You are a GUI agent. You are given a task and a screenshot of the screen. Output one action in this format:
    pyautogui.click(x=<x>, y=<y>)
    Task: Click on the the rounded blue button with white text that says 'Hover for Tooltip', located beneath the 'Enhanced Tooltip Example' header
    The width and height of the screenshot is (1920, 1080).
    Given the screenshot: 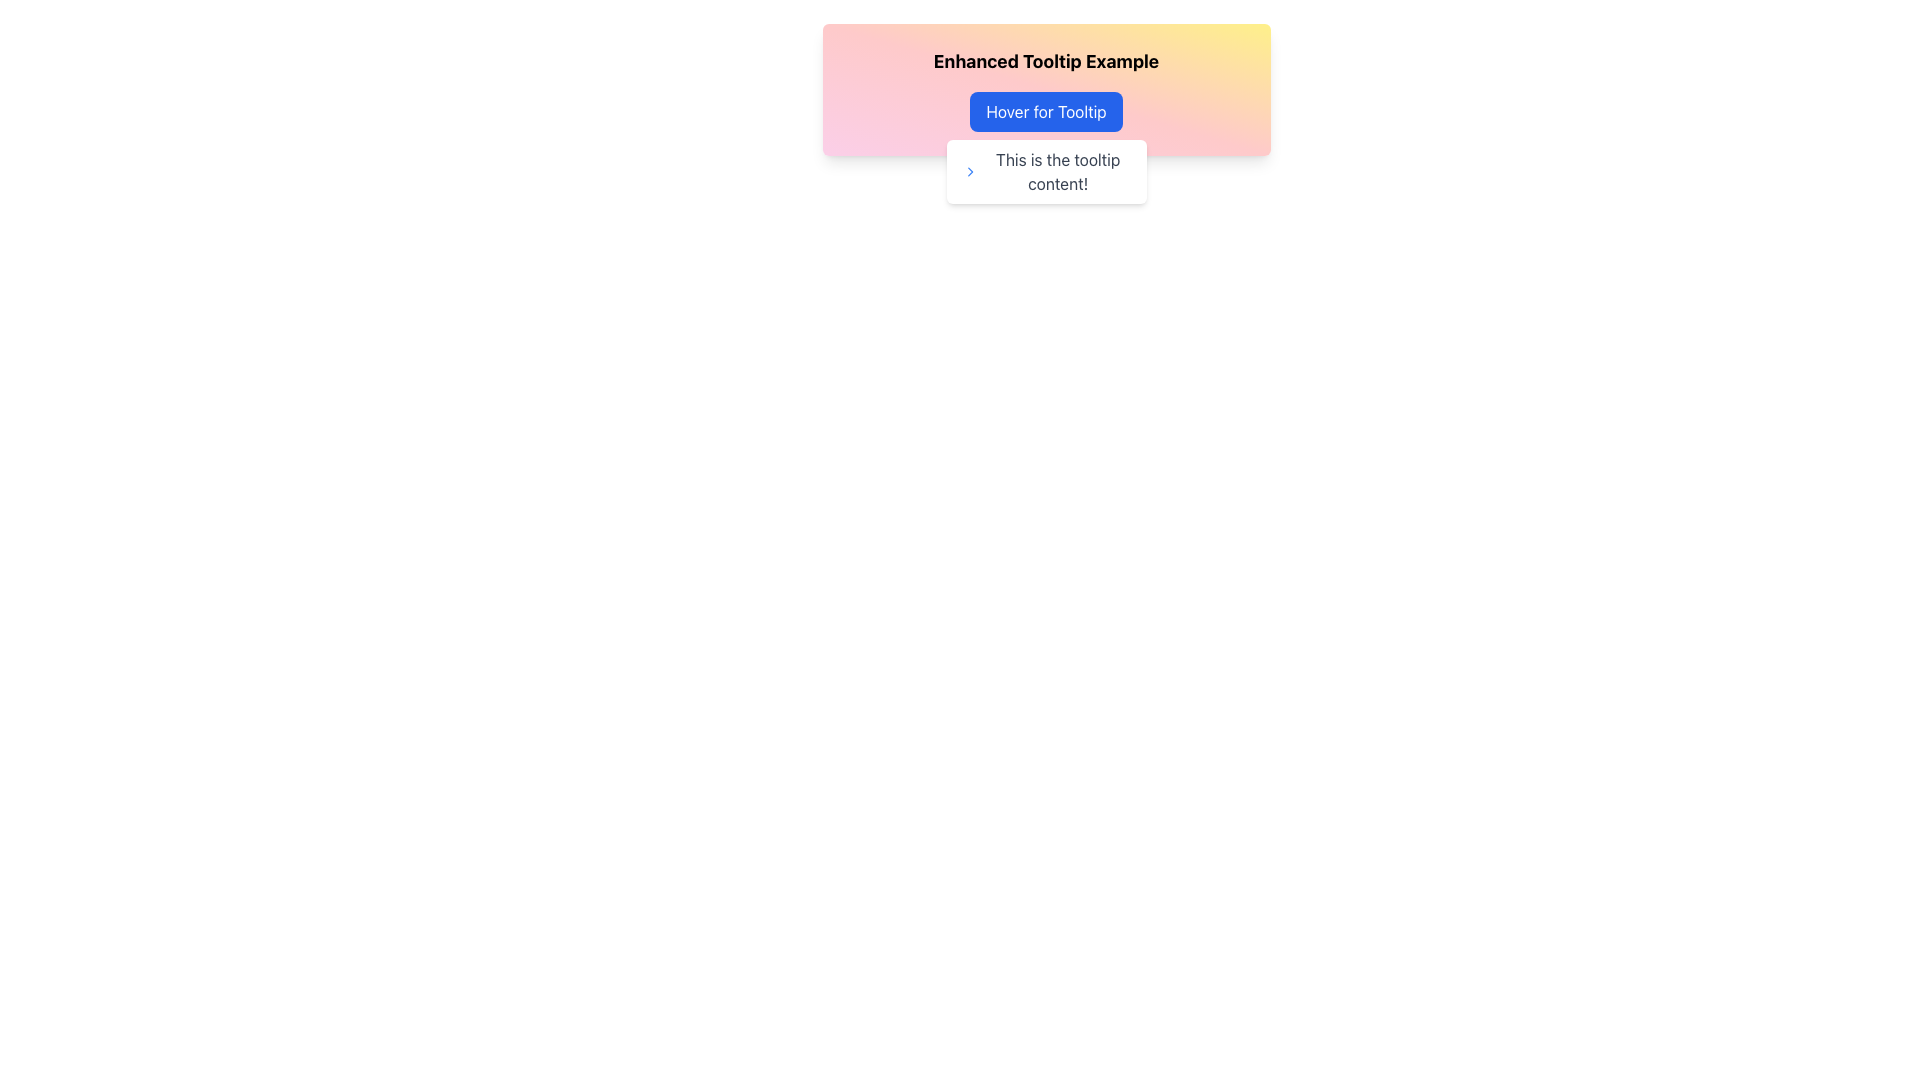 What is the action you would take?
    pyautogui.click(x=1045, y=111)
    